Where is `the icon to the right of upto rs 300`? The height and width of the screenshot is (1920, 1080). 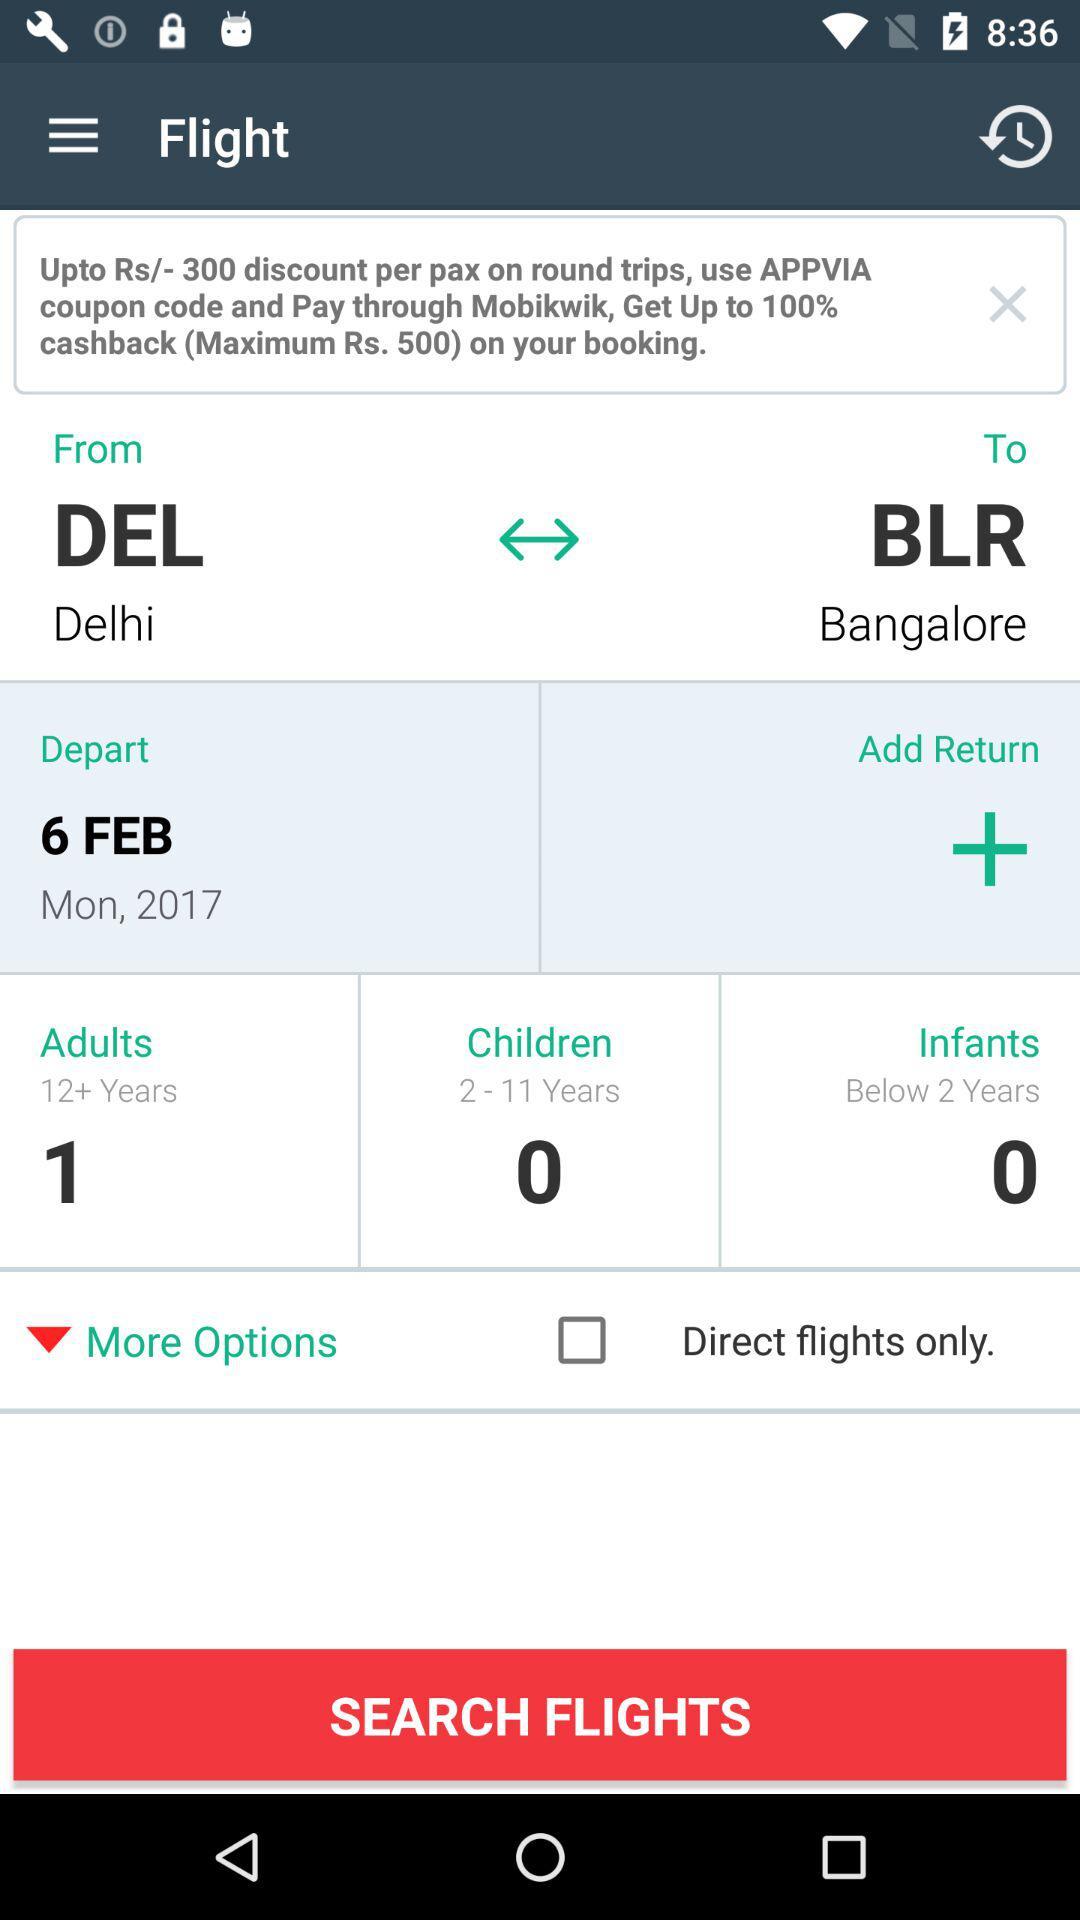
the icon to the right of upto rs 300 is located at coordinates (1007, 303).